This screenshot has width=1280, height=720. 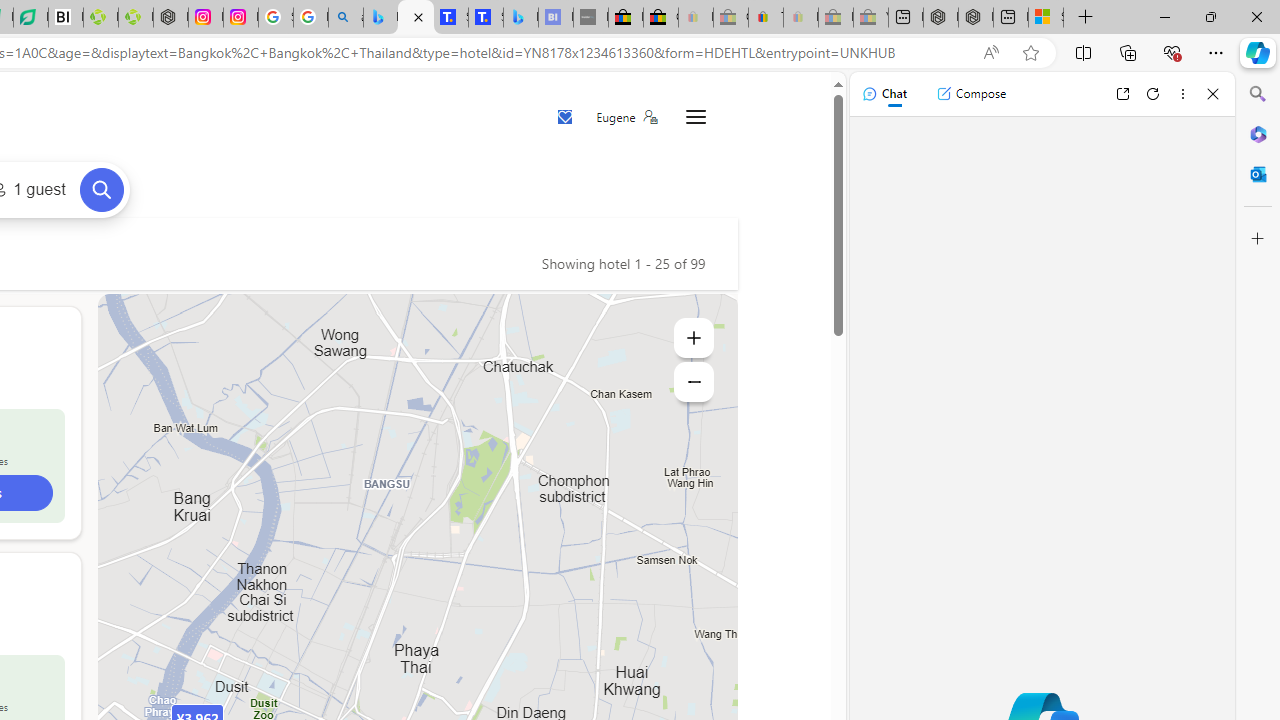 I want to click on 'Payments Terms of Use | eBay.com - Sleeping', so click(x=800, y=17).